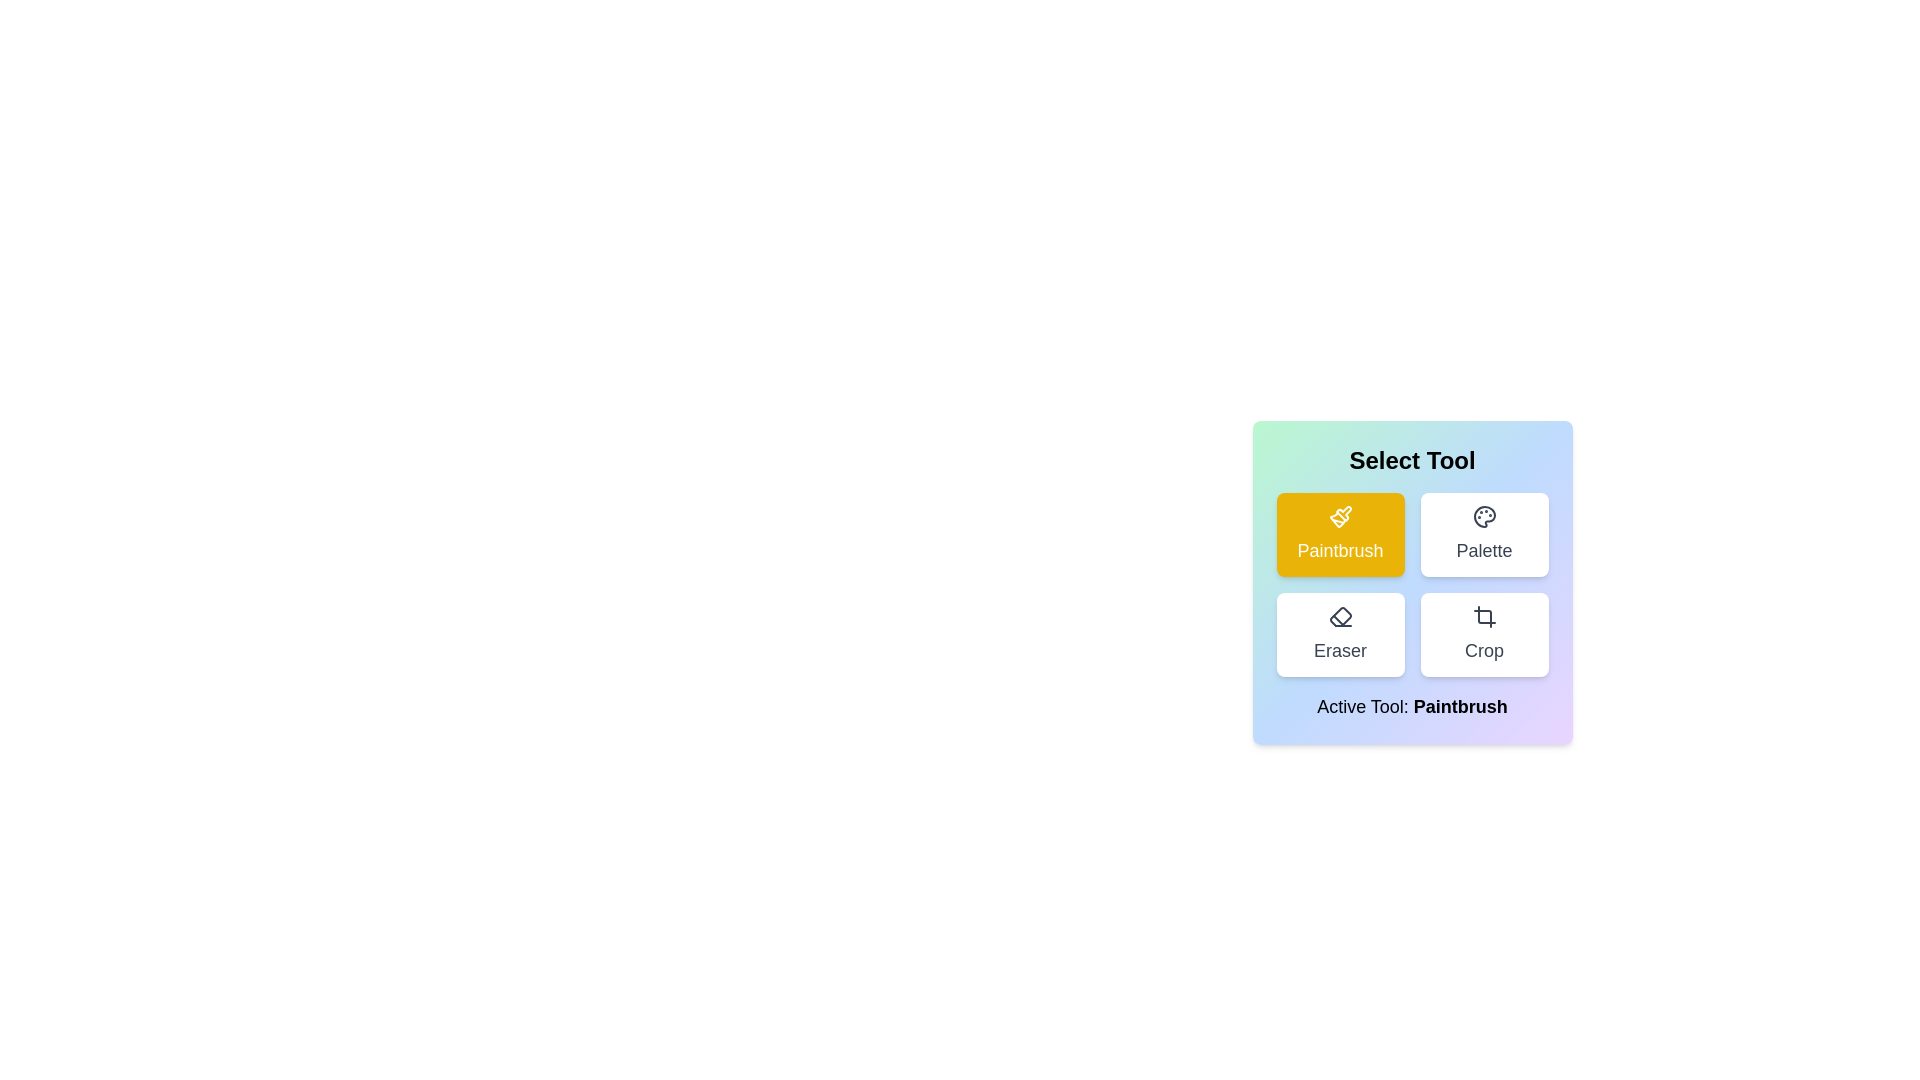 This screenshot has width=1920, height=1080. I want to click on the Crop button to observe its hover effect, so click(1484, 635).